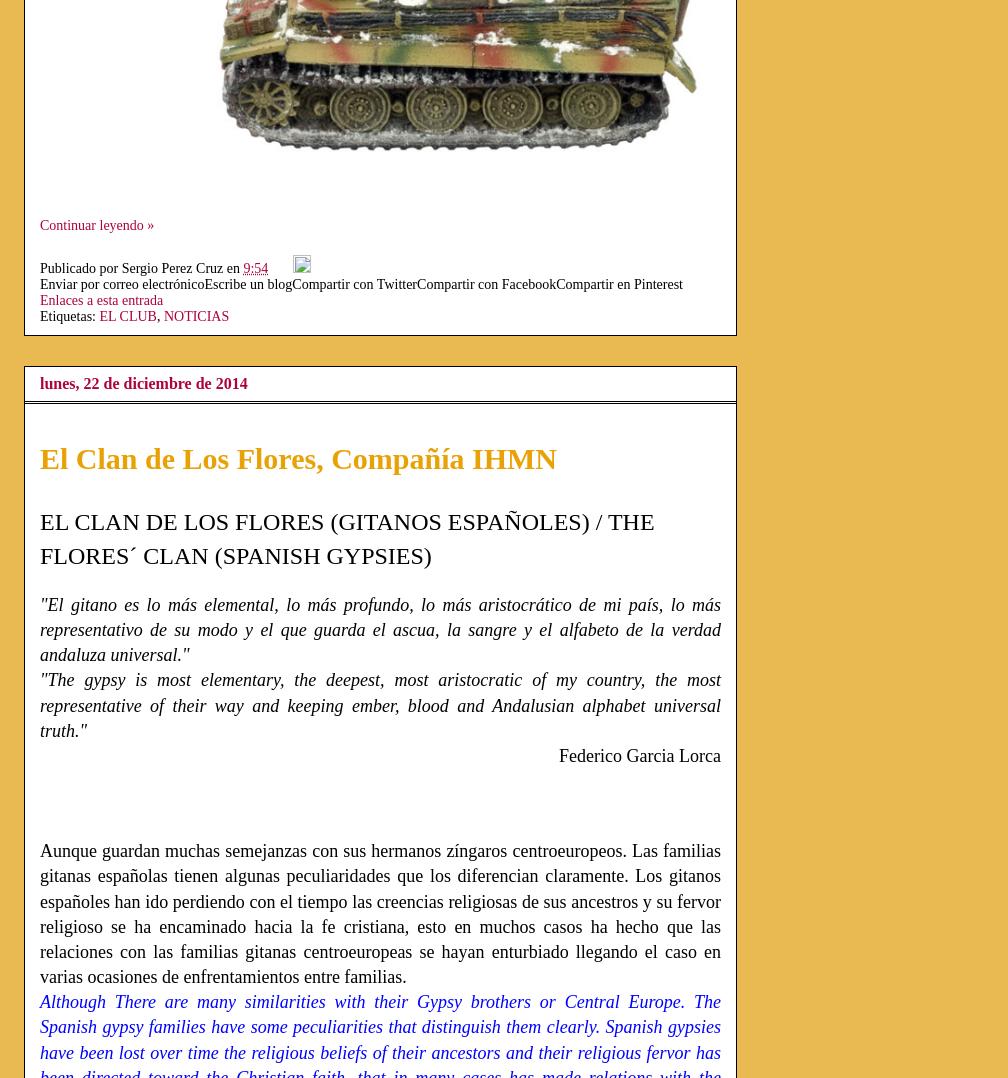 The height and width of the screenshot is (1078, 1008). I want to click on 'Etiquetas:', so click(69, 315).